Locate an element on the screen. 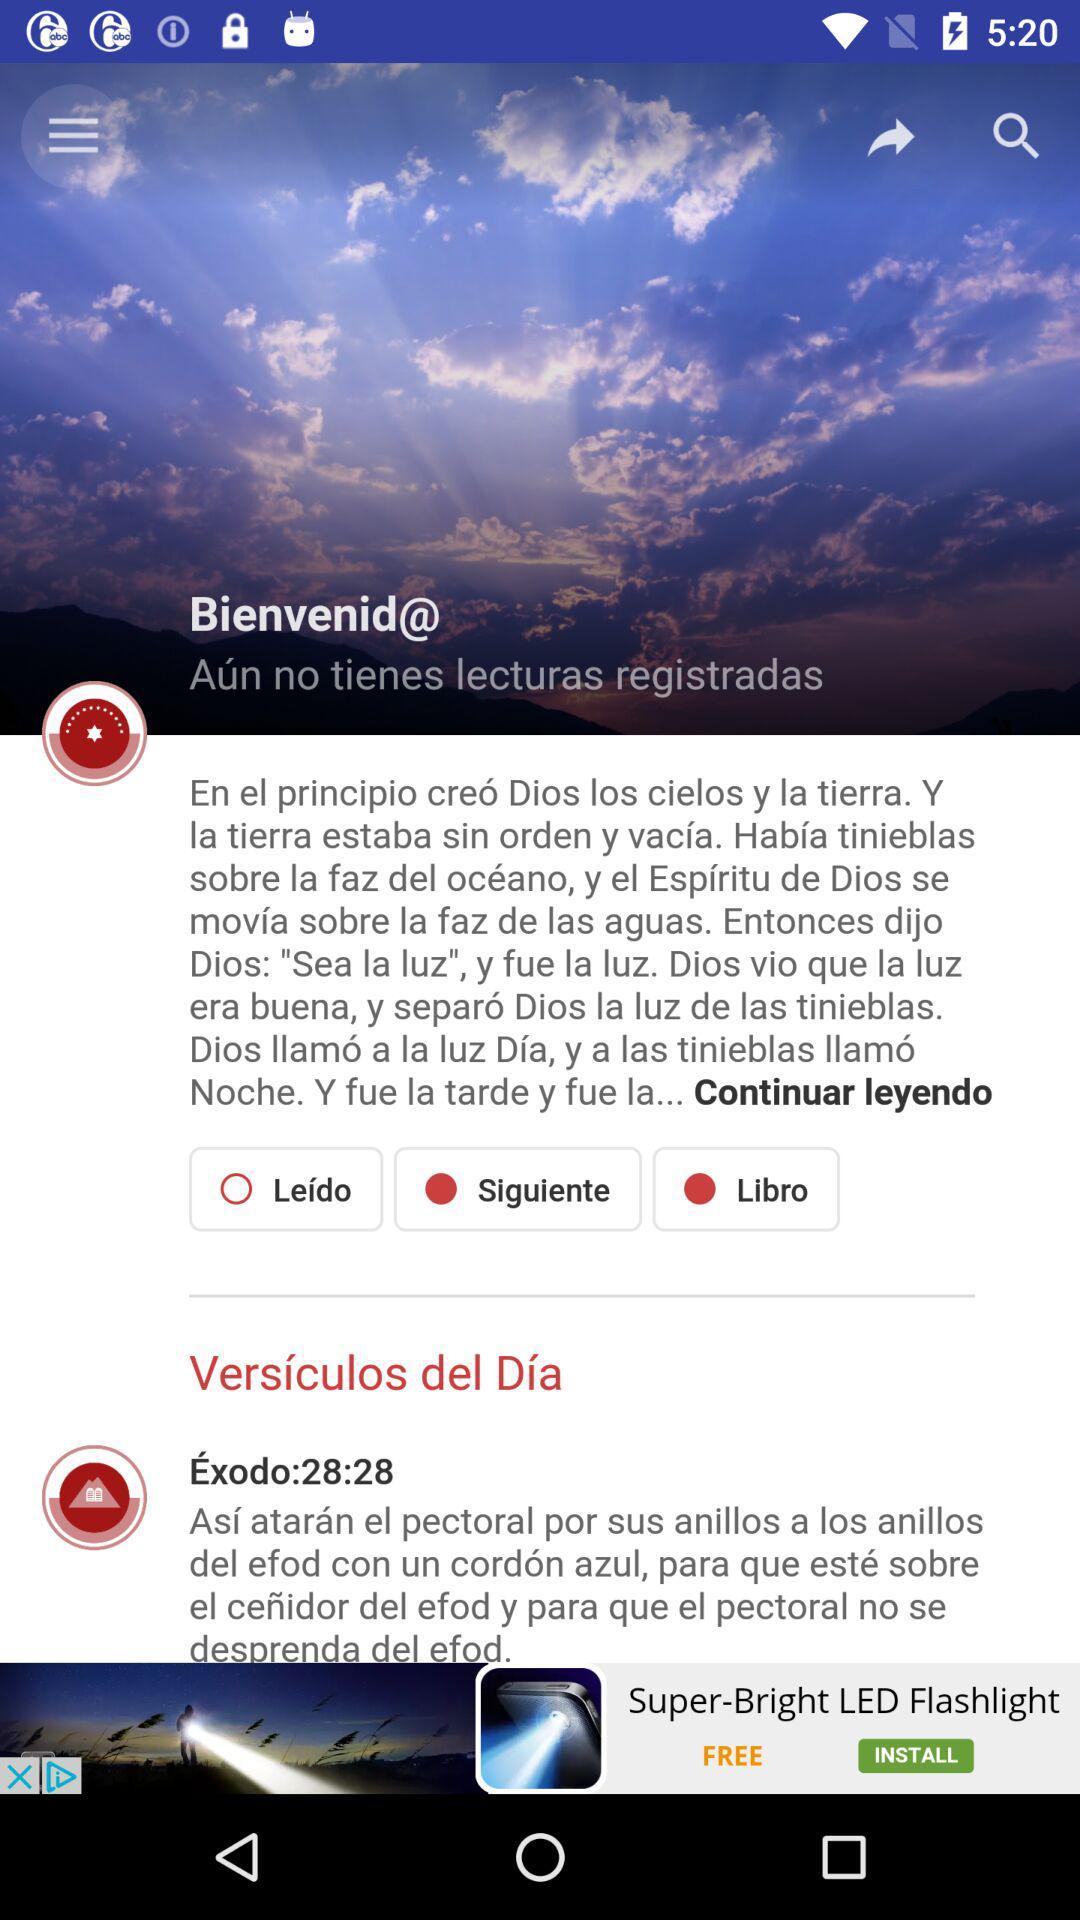 The image size is (1080, 1920). the item below the en el principio is located at coordinates (286, 1189).